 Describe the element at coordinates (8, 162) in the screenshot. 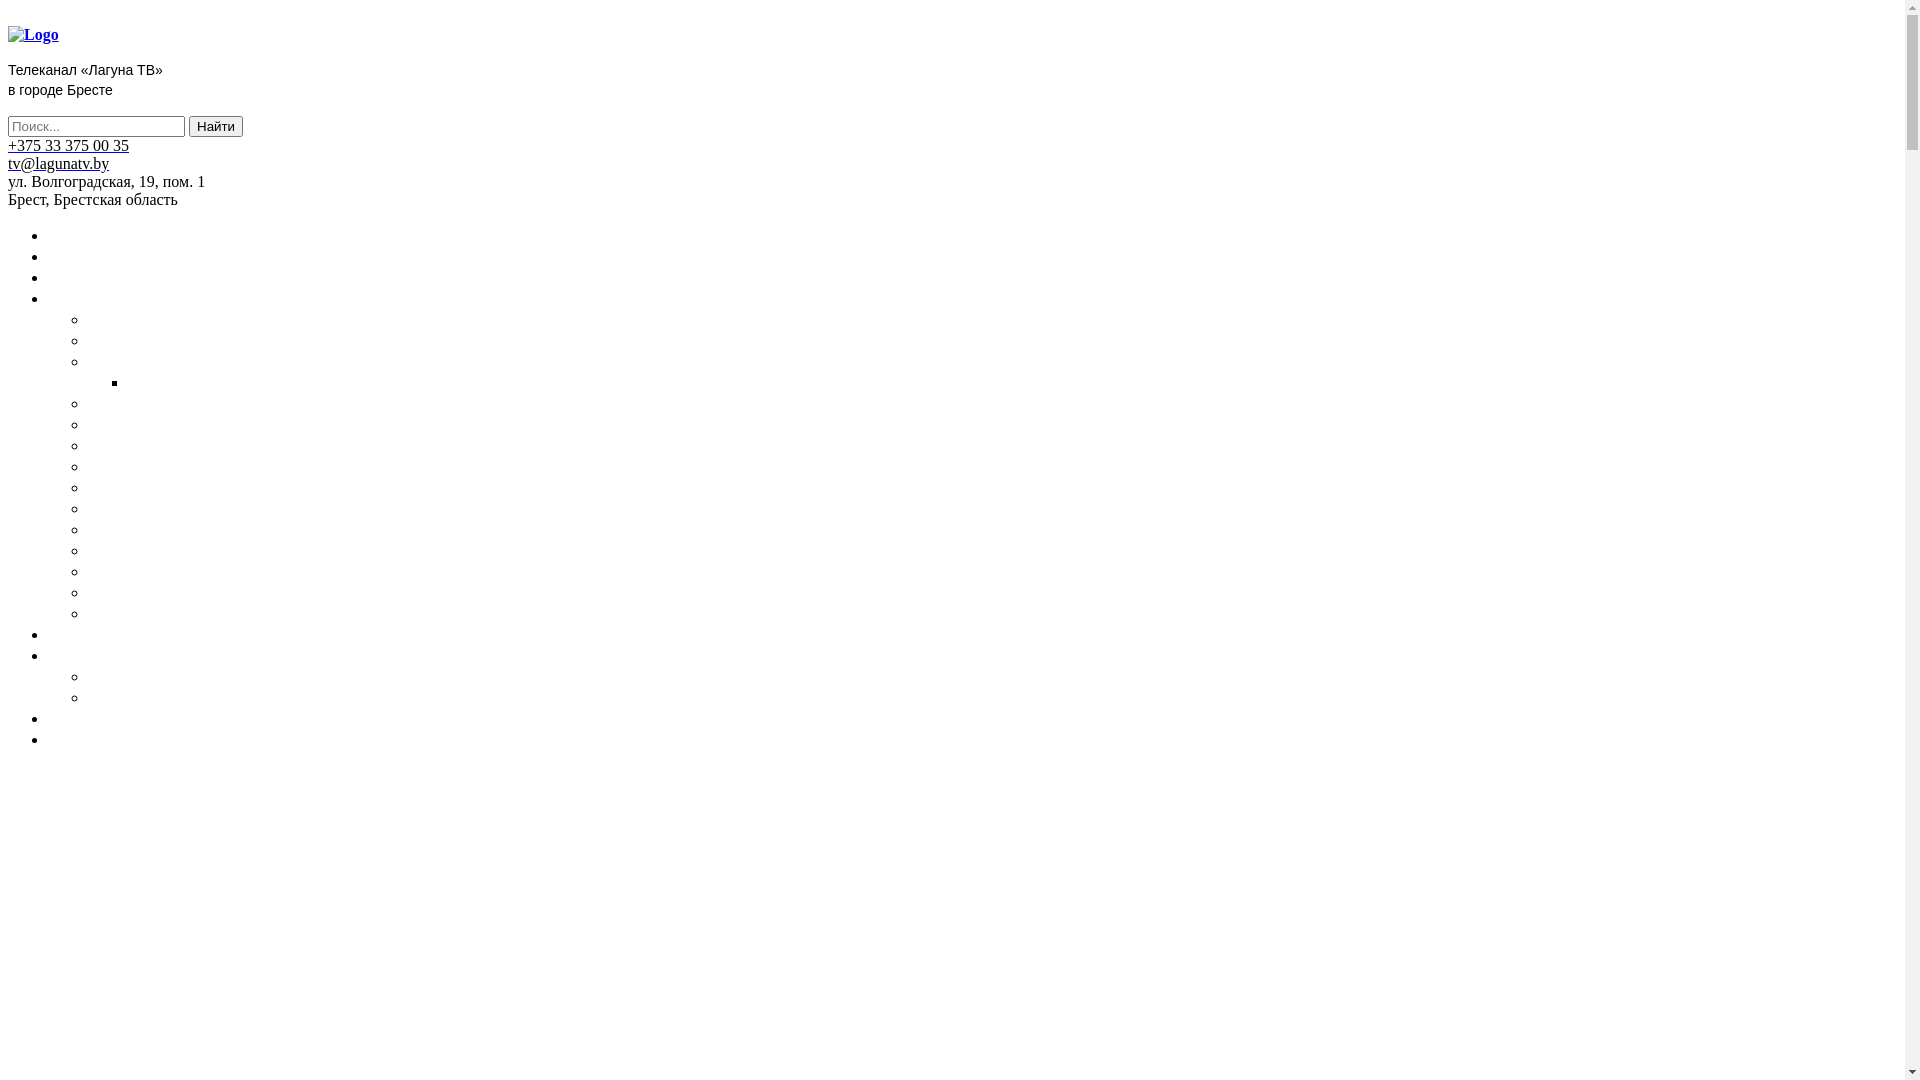

I see `'tv@lagunatv.by'` at that location.